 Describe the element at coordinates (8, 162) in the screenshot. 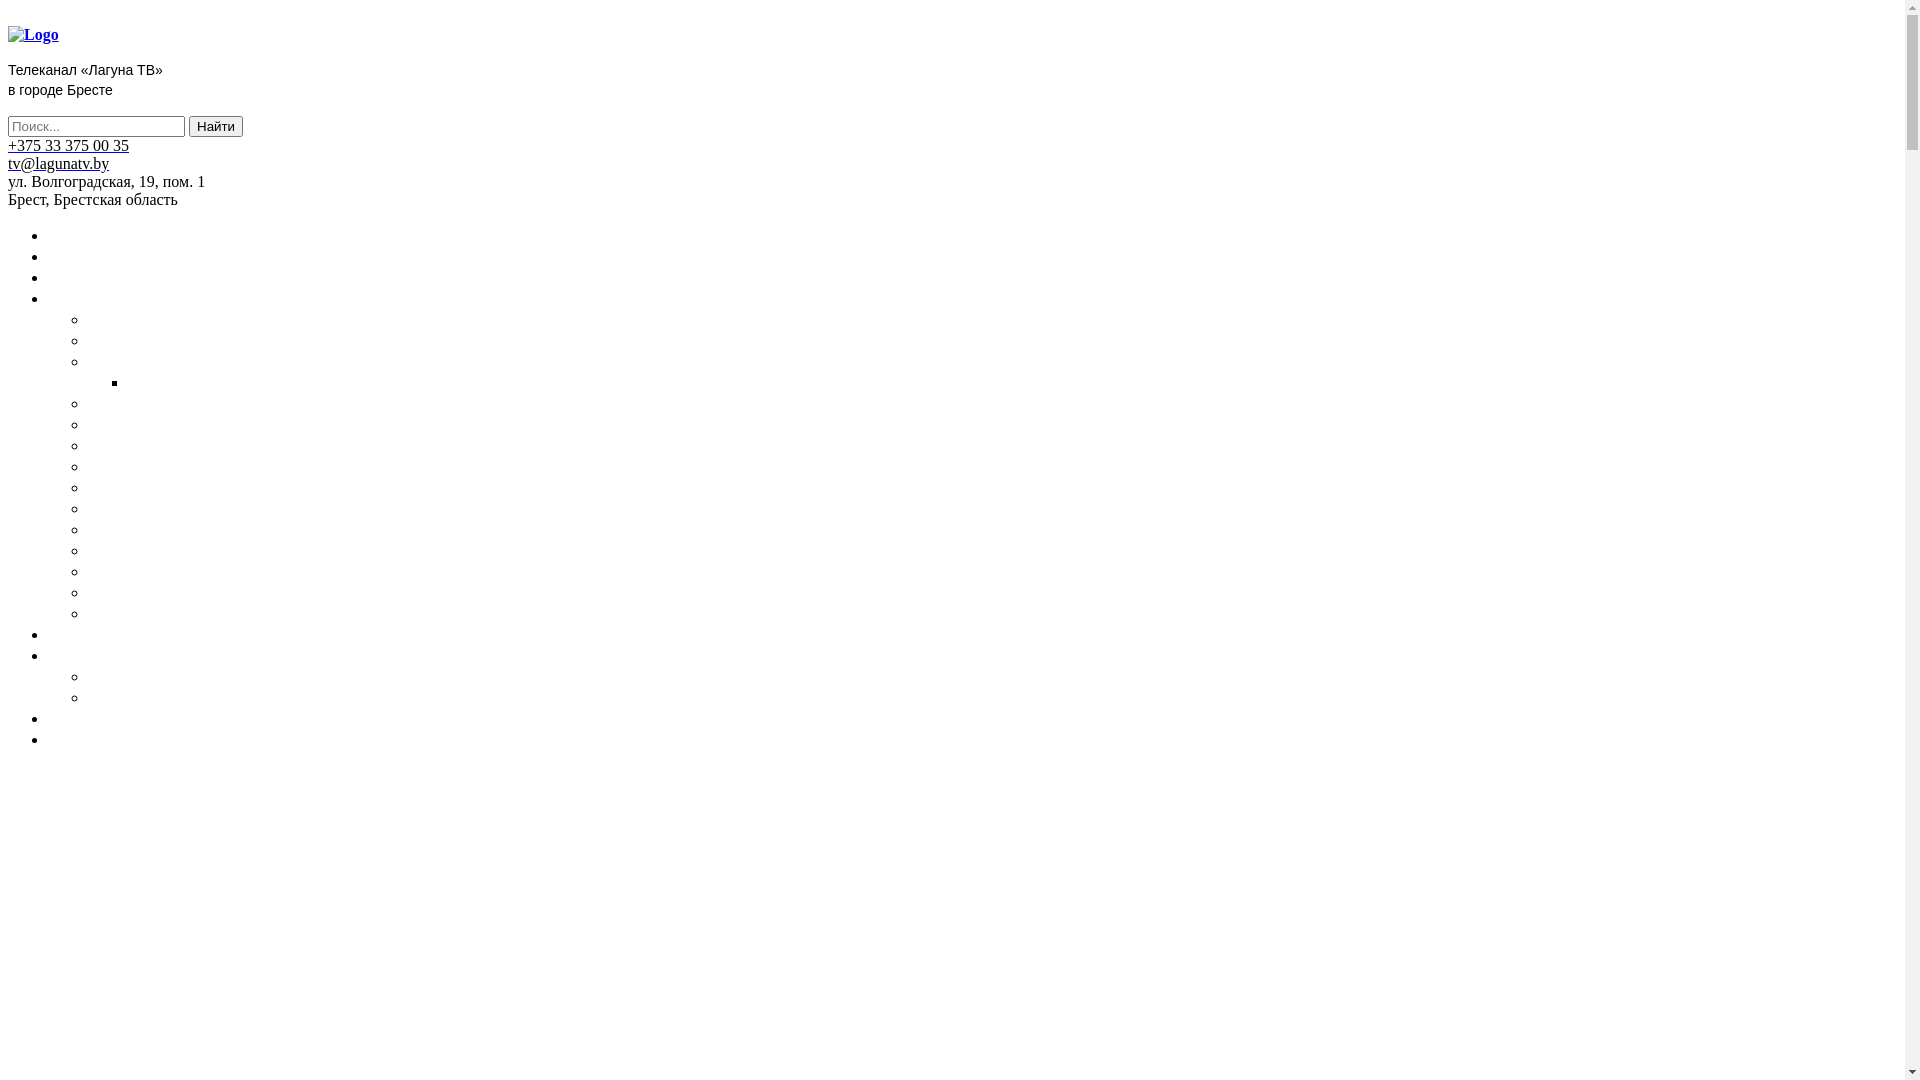

I see `'tv@lagunatv.by'` at that location.